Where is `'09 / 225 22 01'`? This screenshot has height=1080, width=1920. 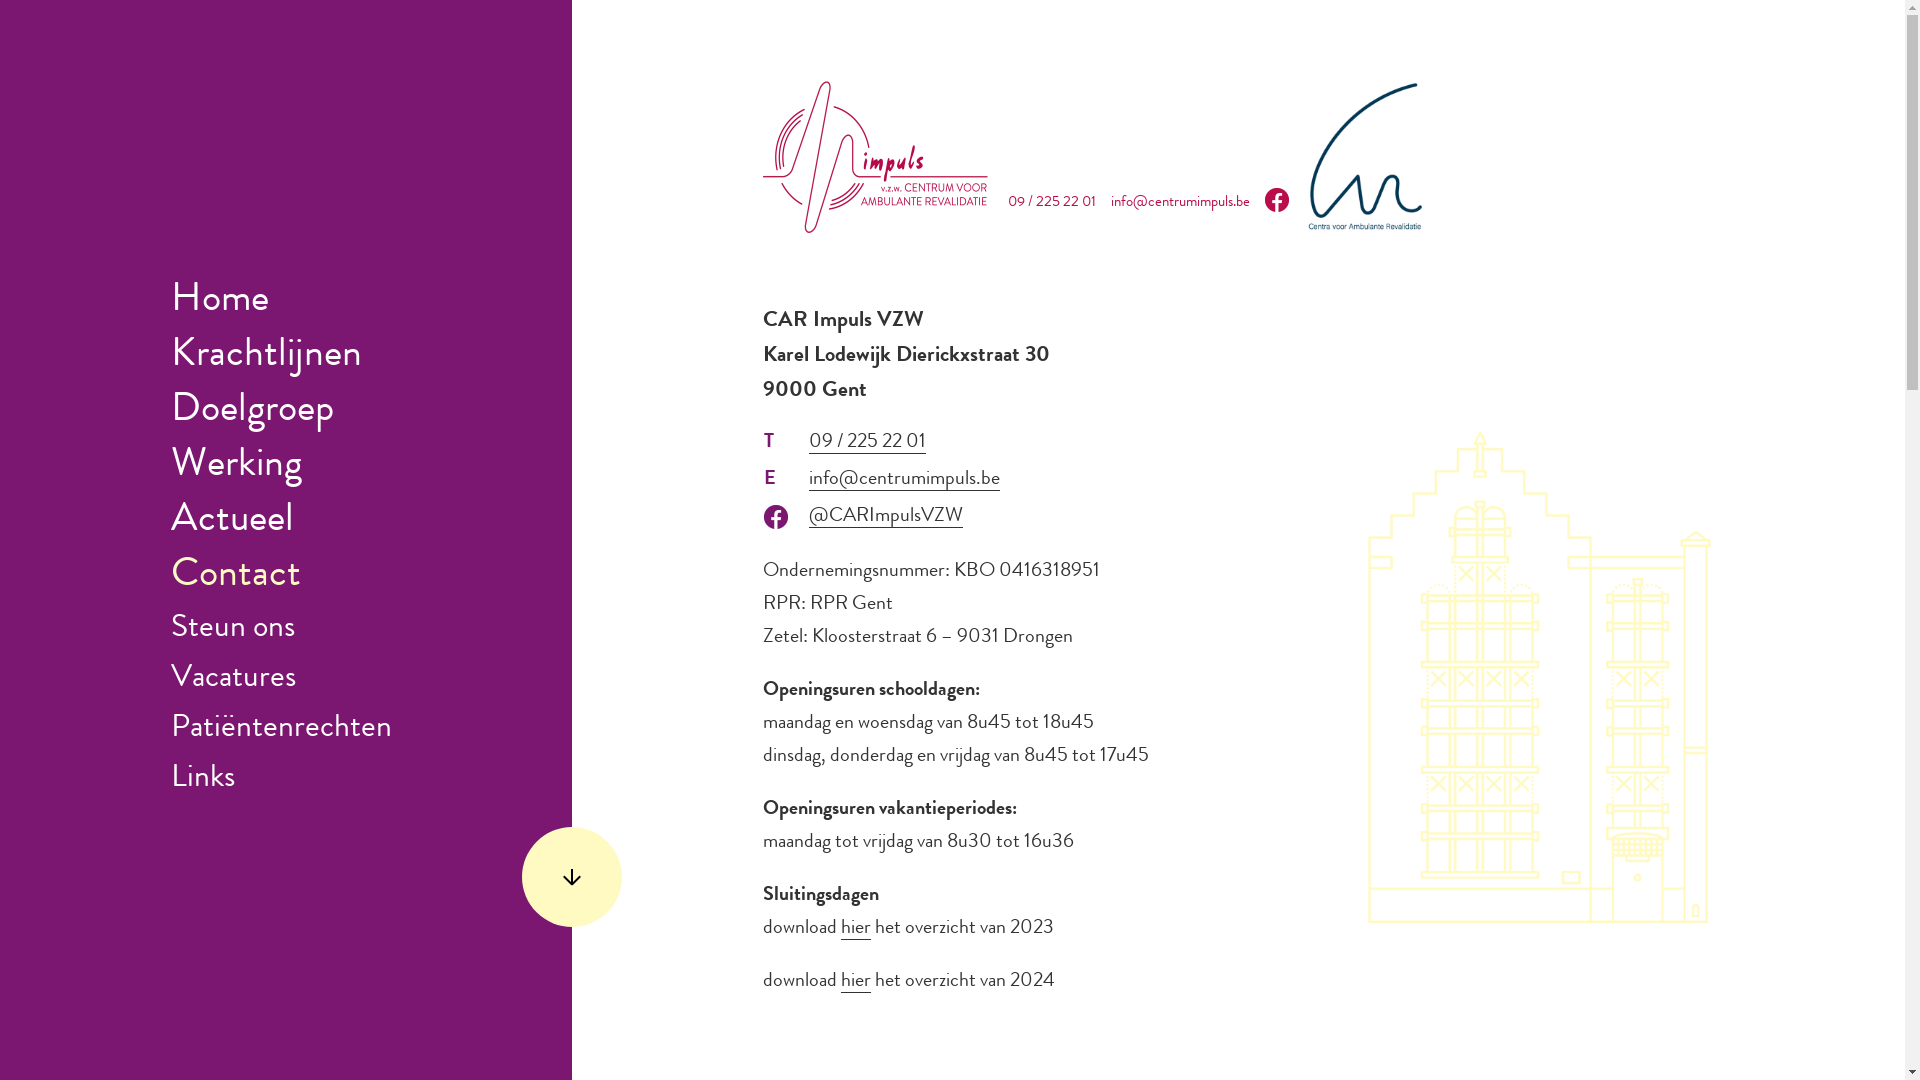
'09 / 225 22 01' is located at coordinates (809, 442).